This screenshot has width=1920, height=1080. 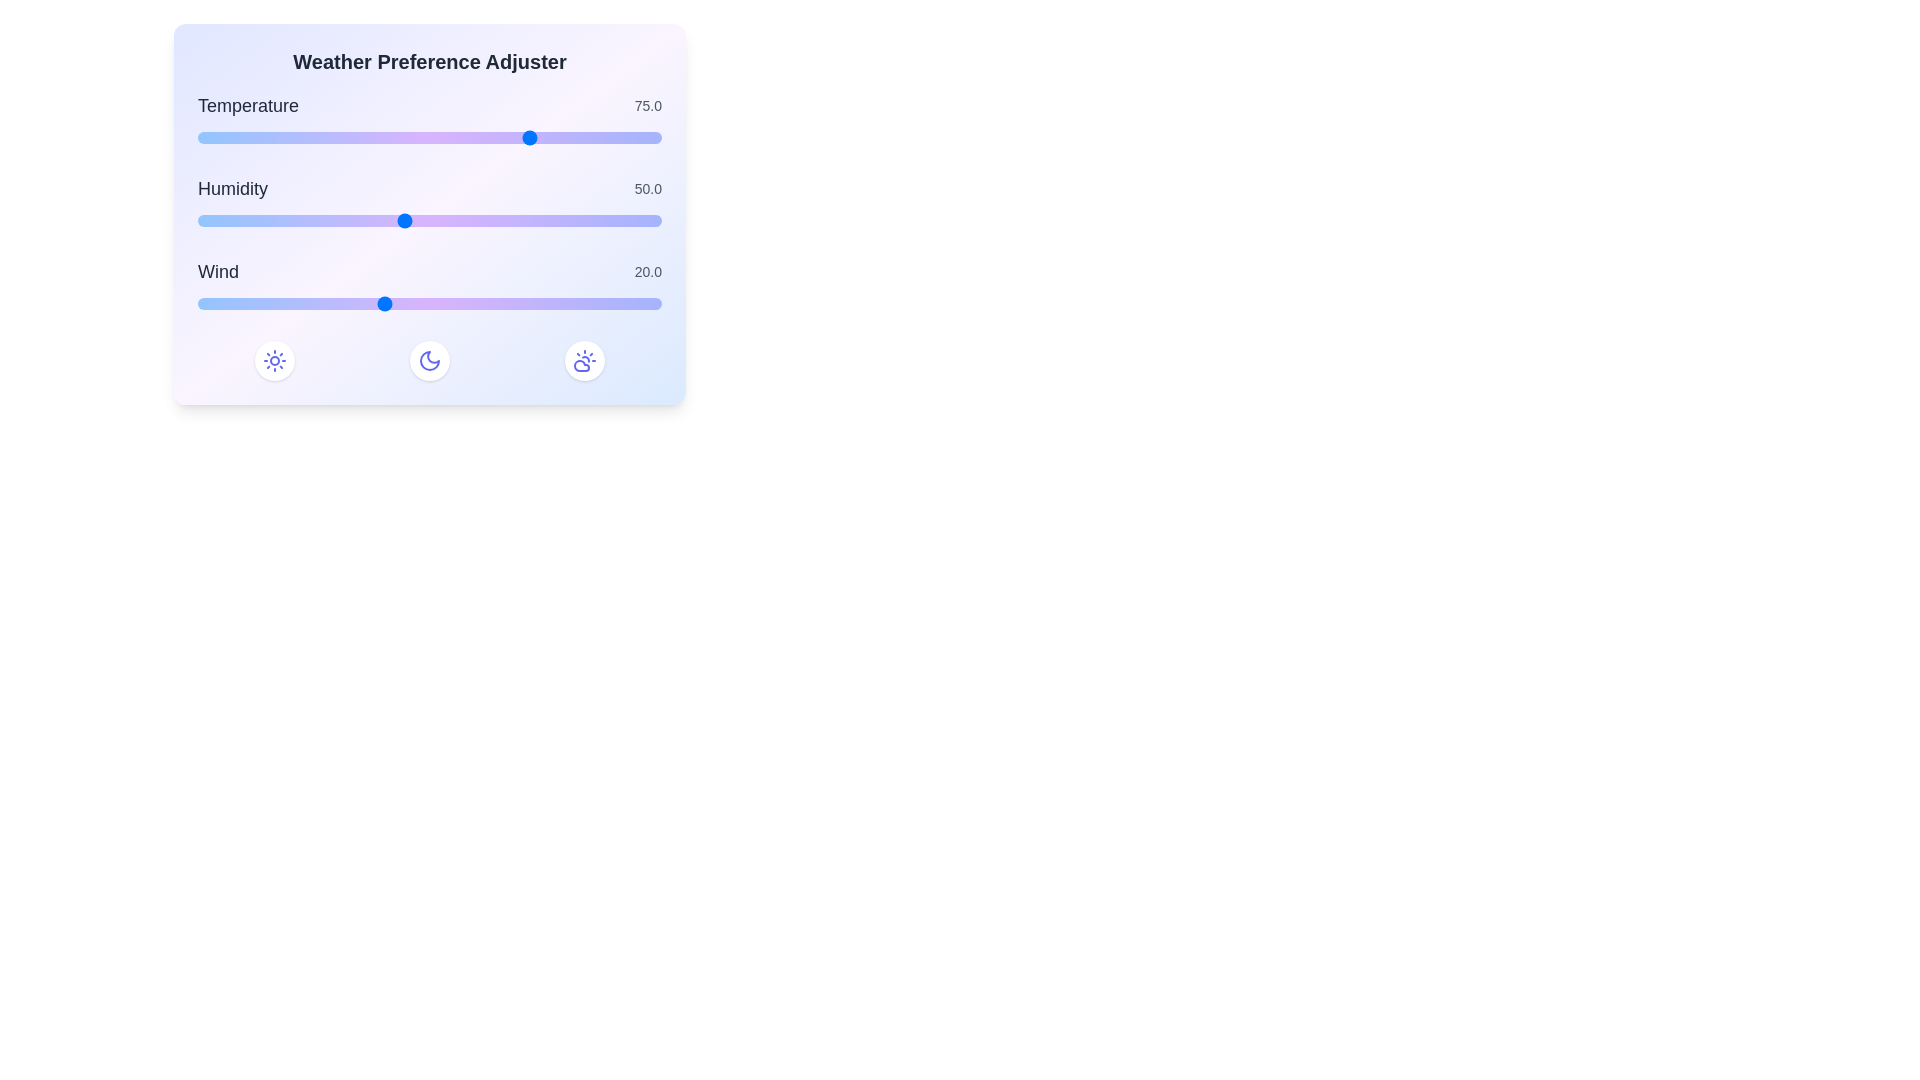 I want to click on the humidity value, so click(x=651, y=220).